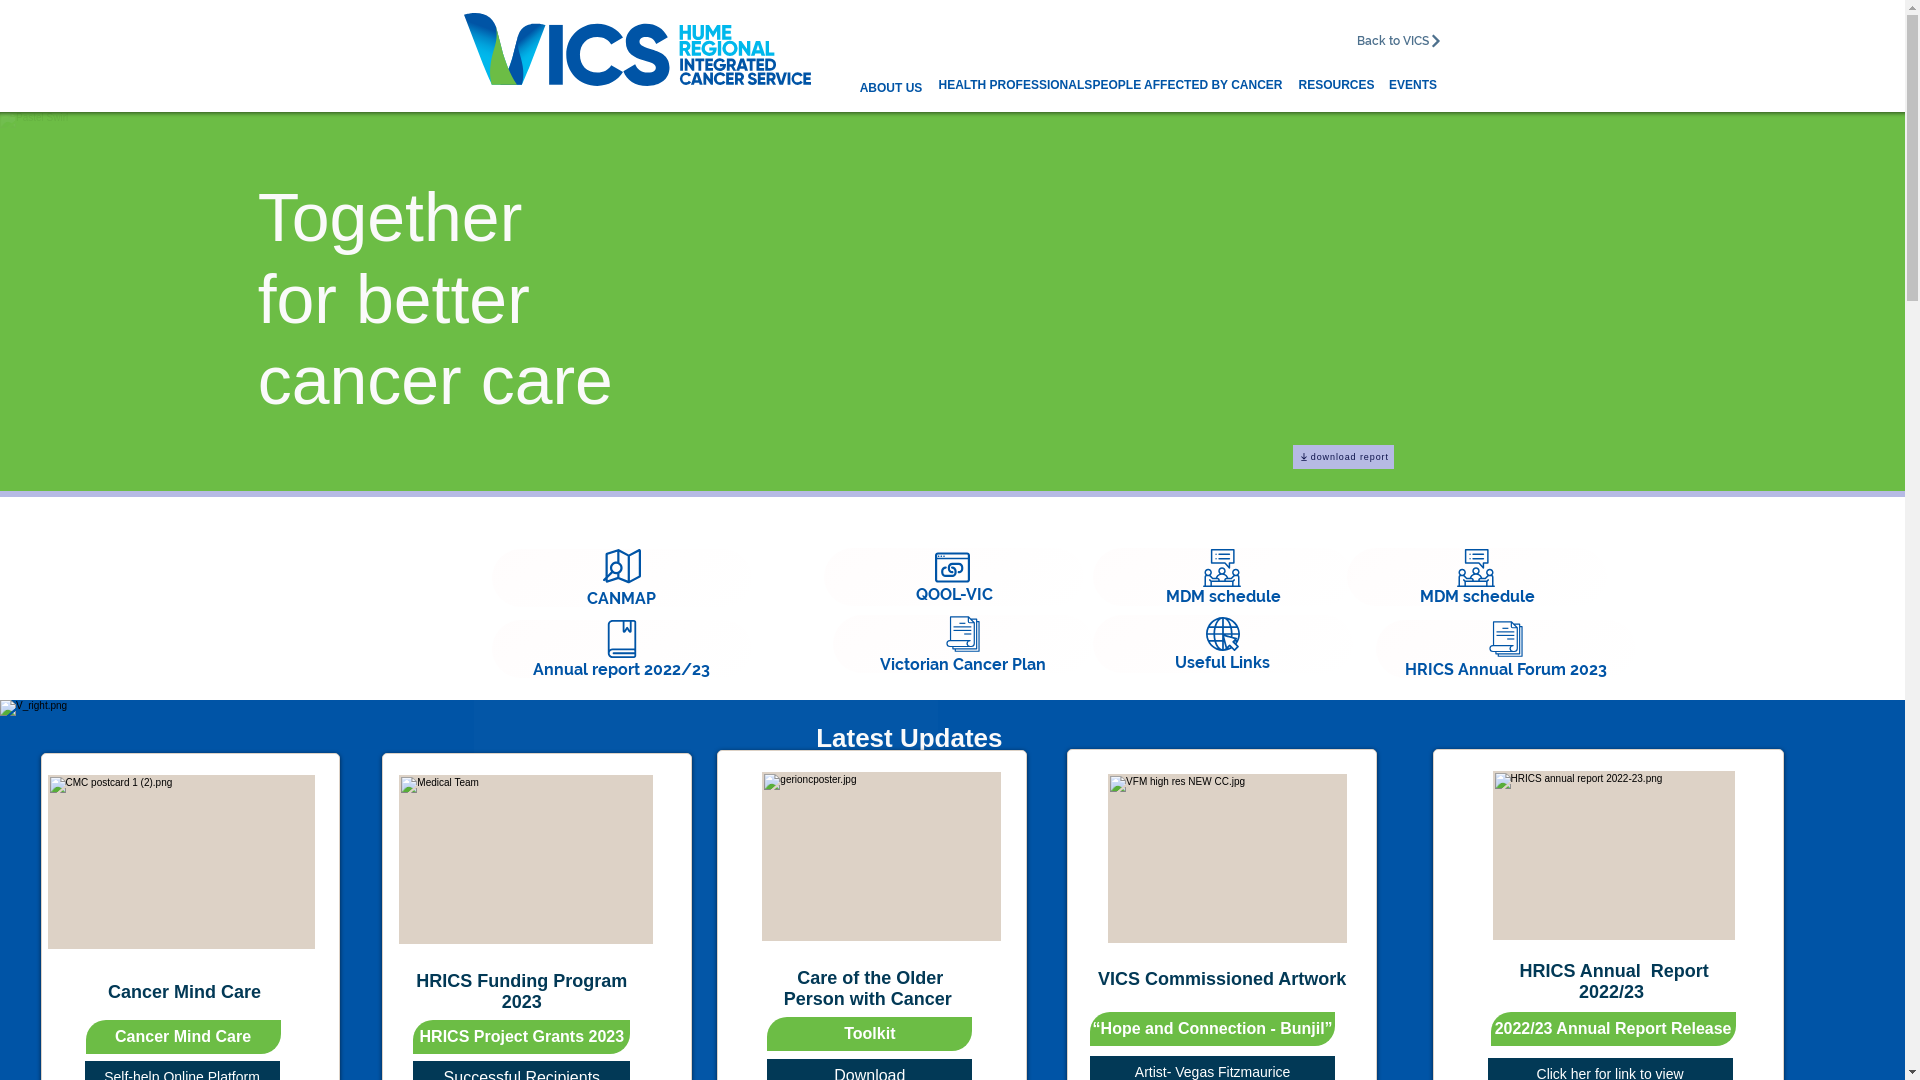 This screenshot has width=1920, height=1080. What do you see at coordinates (1221, 644) in the screenshot?
I see `'Useful Links'` at bounding box center [1221, 644].